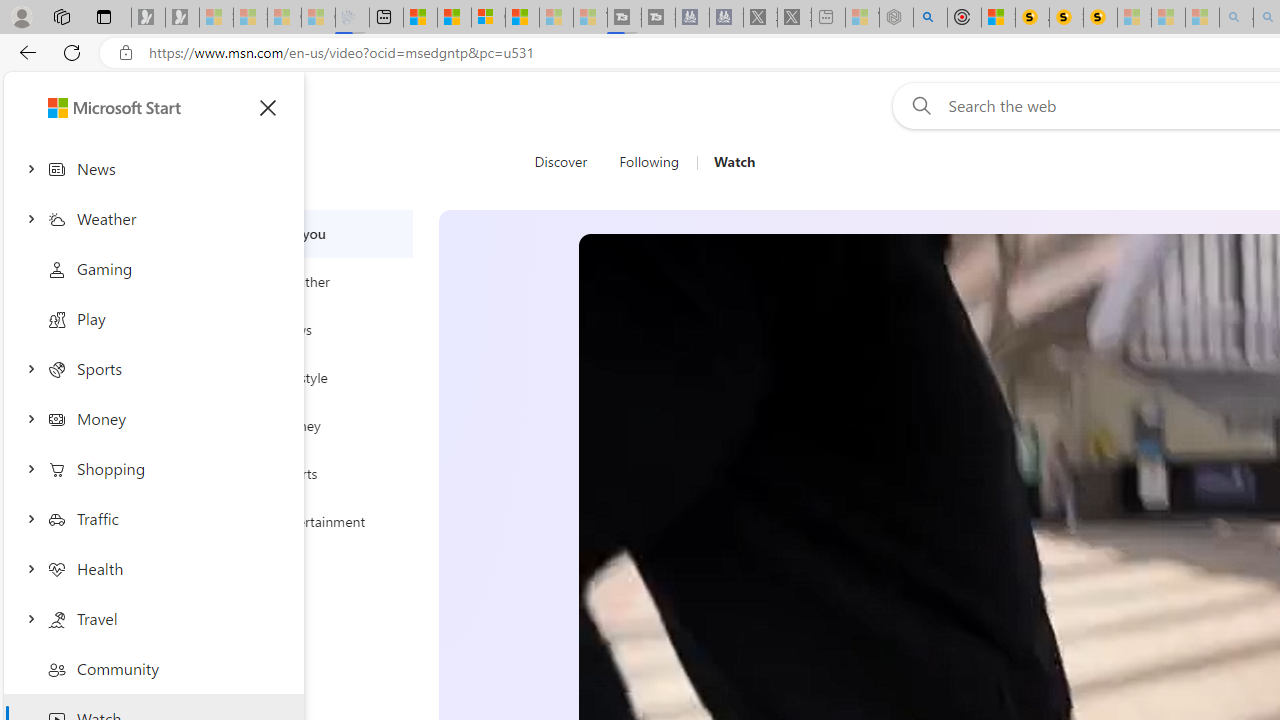  What do you see at coordinates (862, 17) in the screenshot?
I see `'Wildlife - MSN - Sleeping'` at bounding box center [862, 17].